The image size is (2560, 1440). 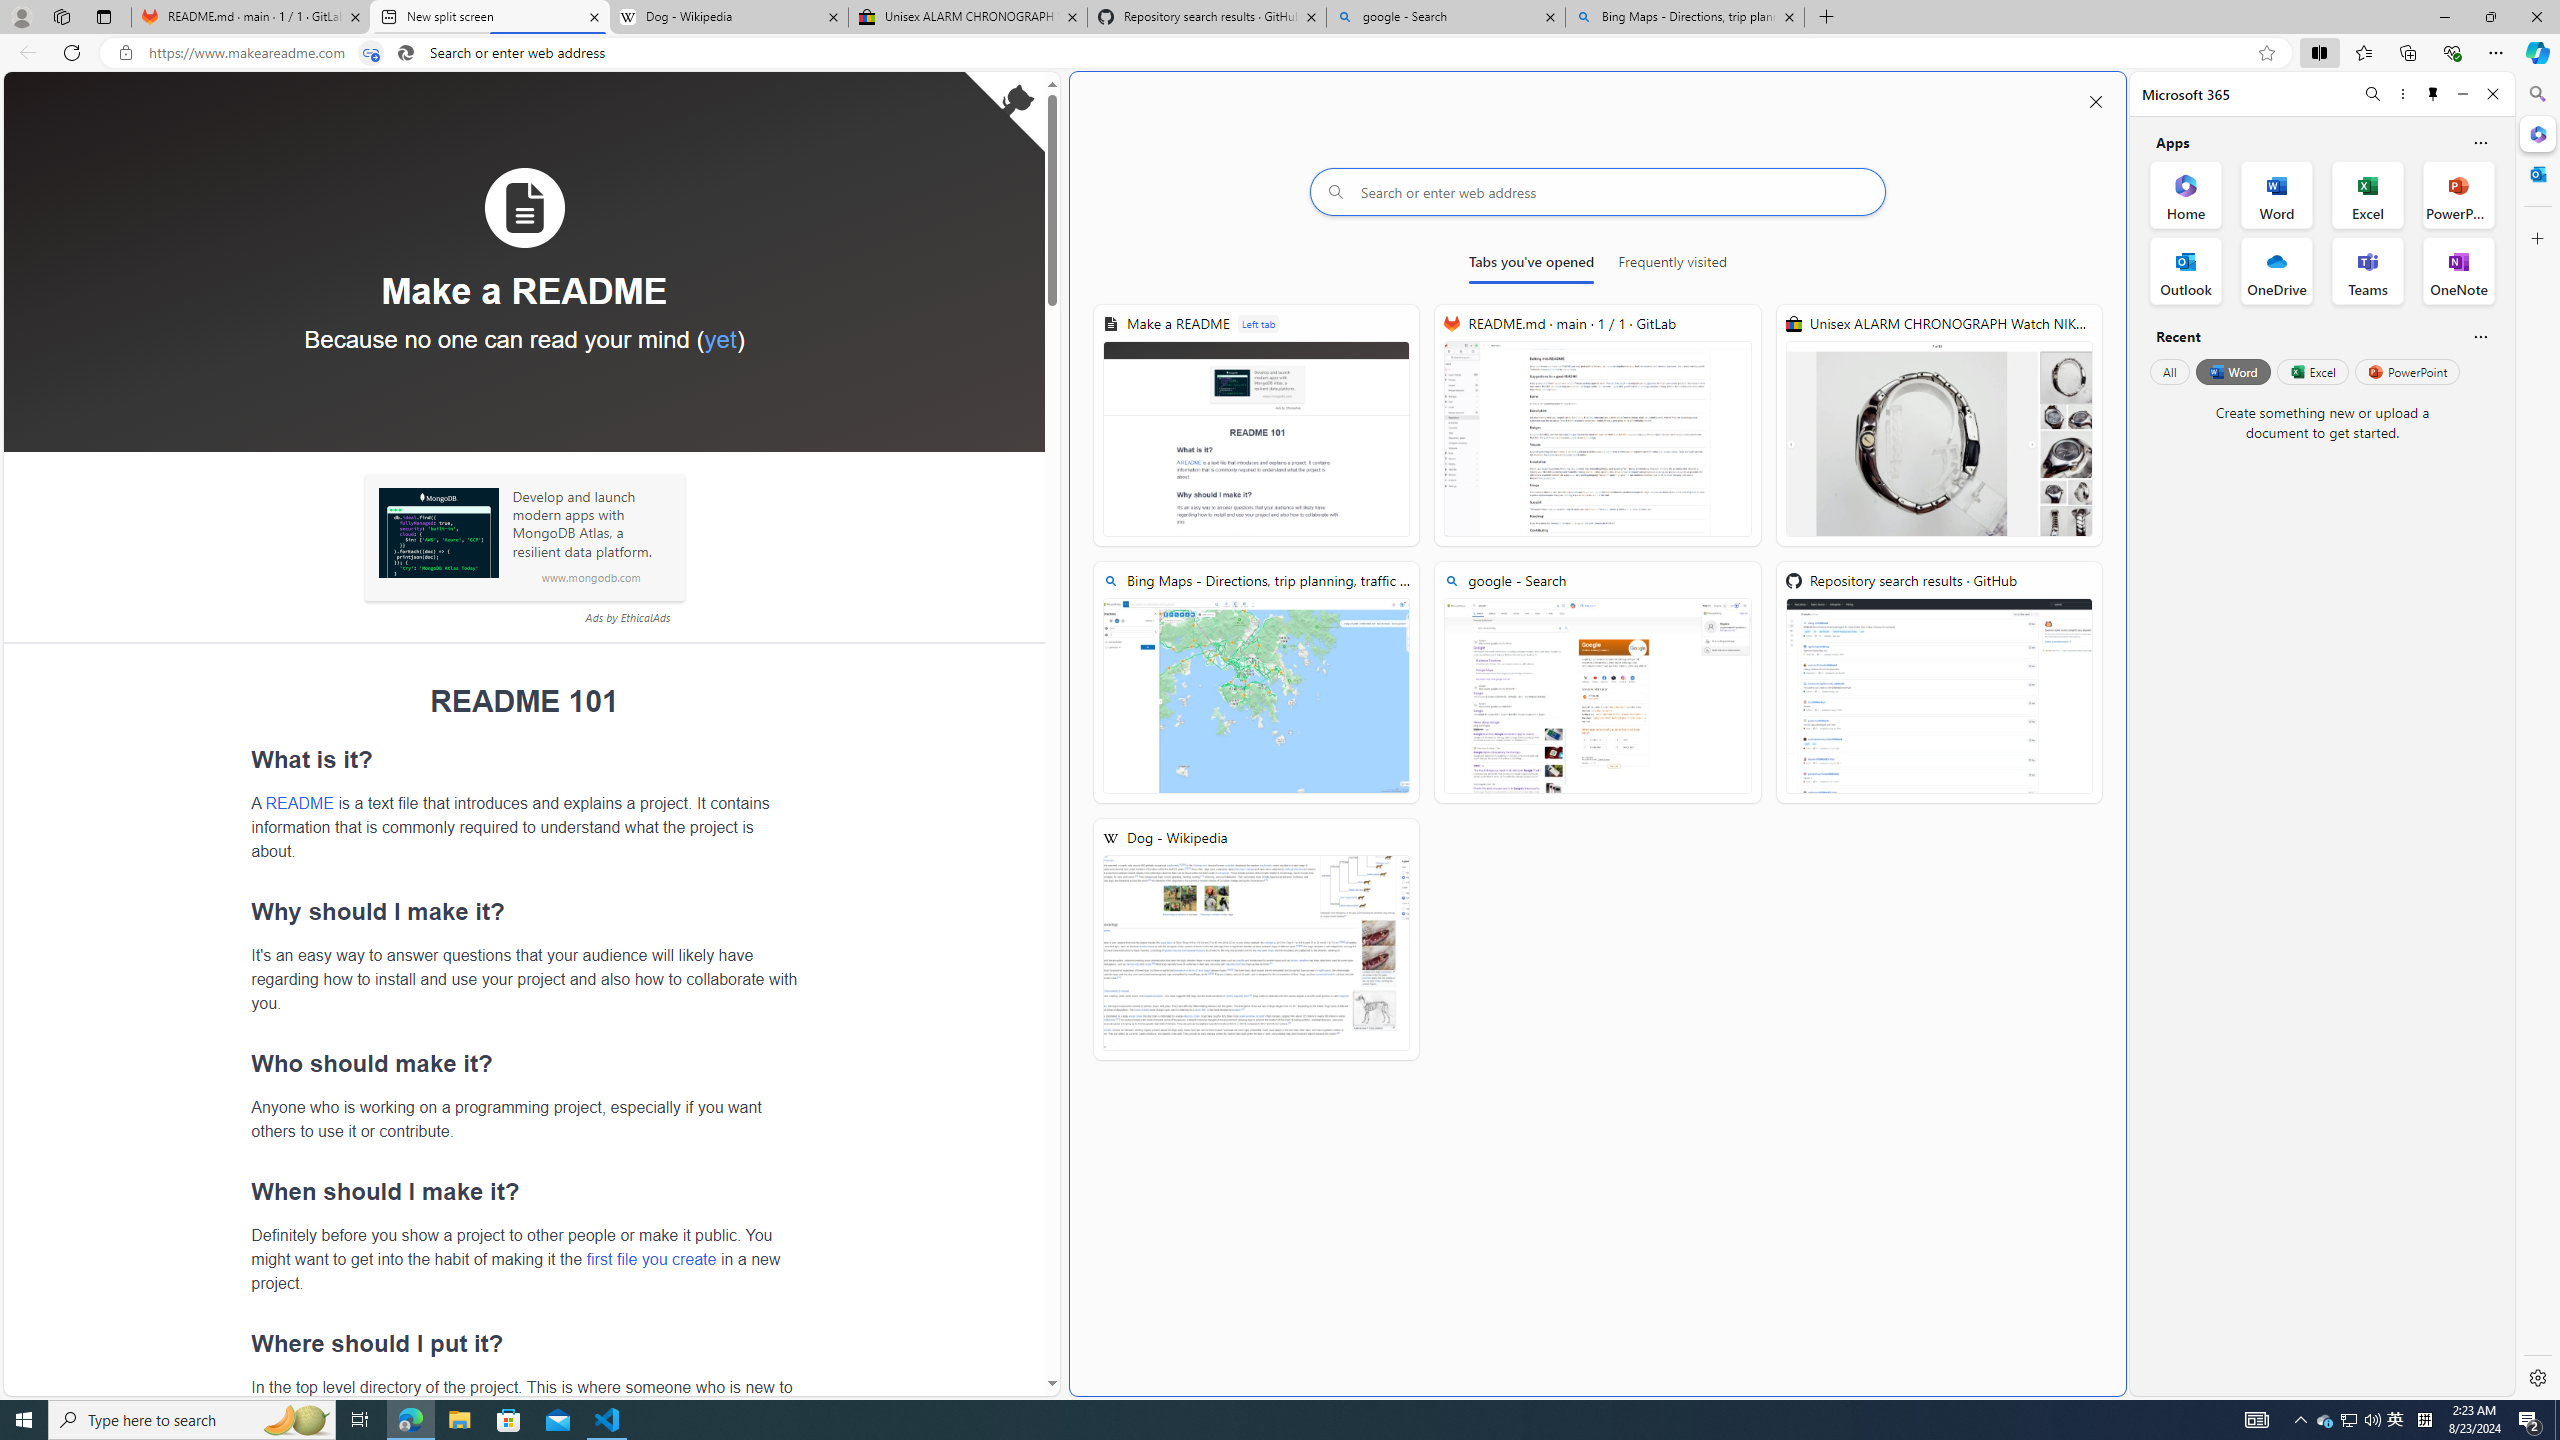 What do you see at coordinates (1597, 191) in the screenshot?
I see `'Search or enter web address'` at bounding box center [1597, 191].